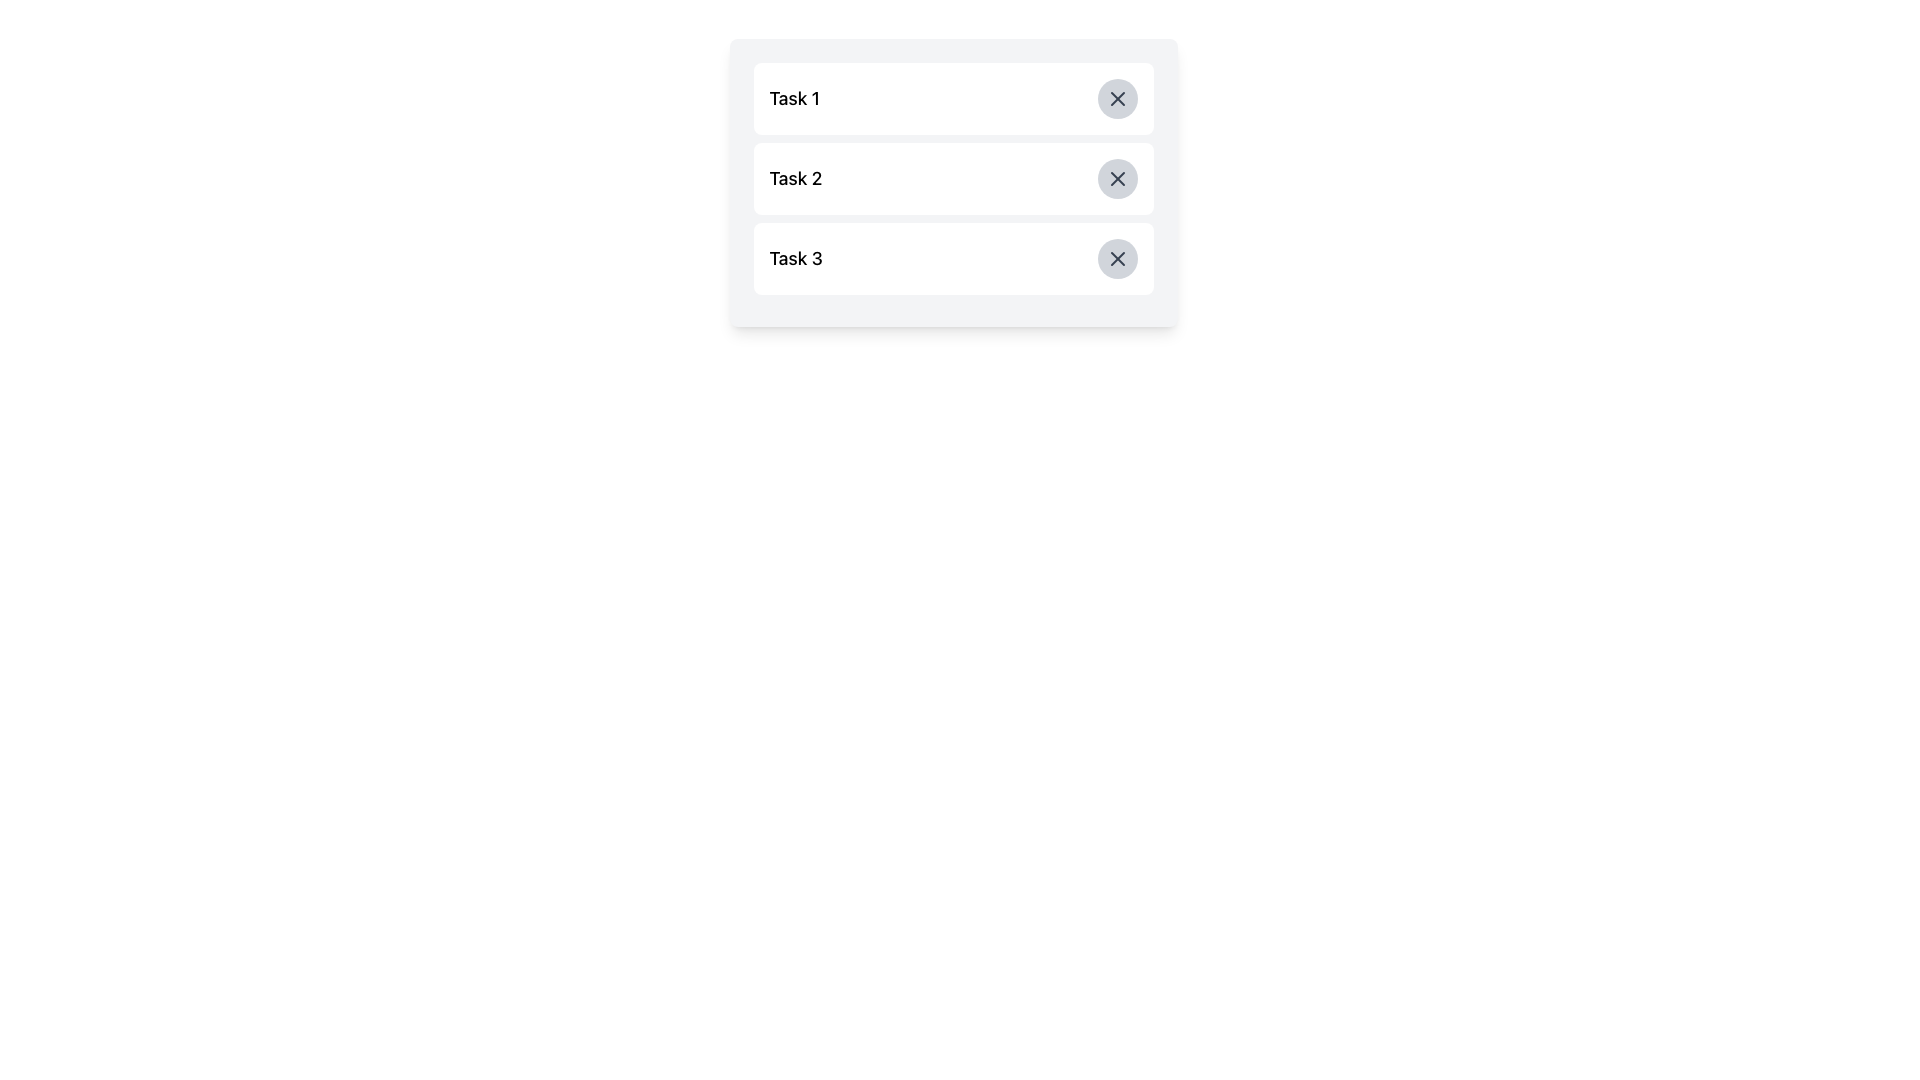 The width and height of the screenshot is (1920, 1080). Describe the element at coordinates (795, 257) in the screenshot. I see `the text label 'Task 3'` at that location.